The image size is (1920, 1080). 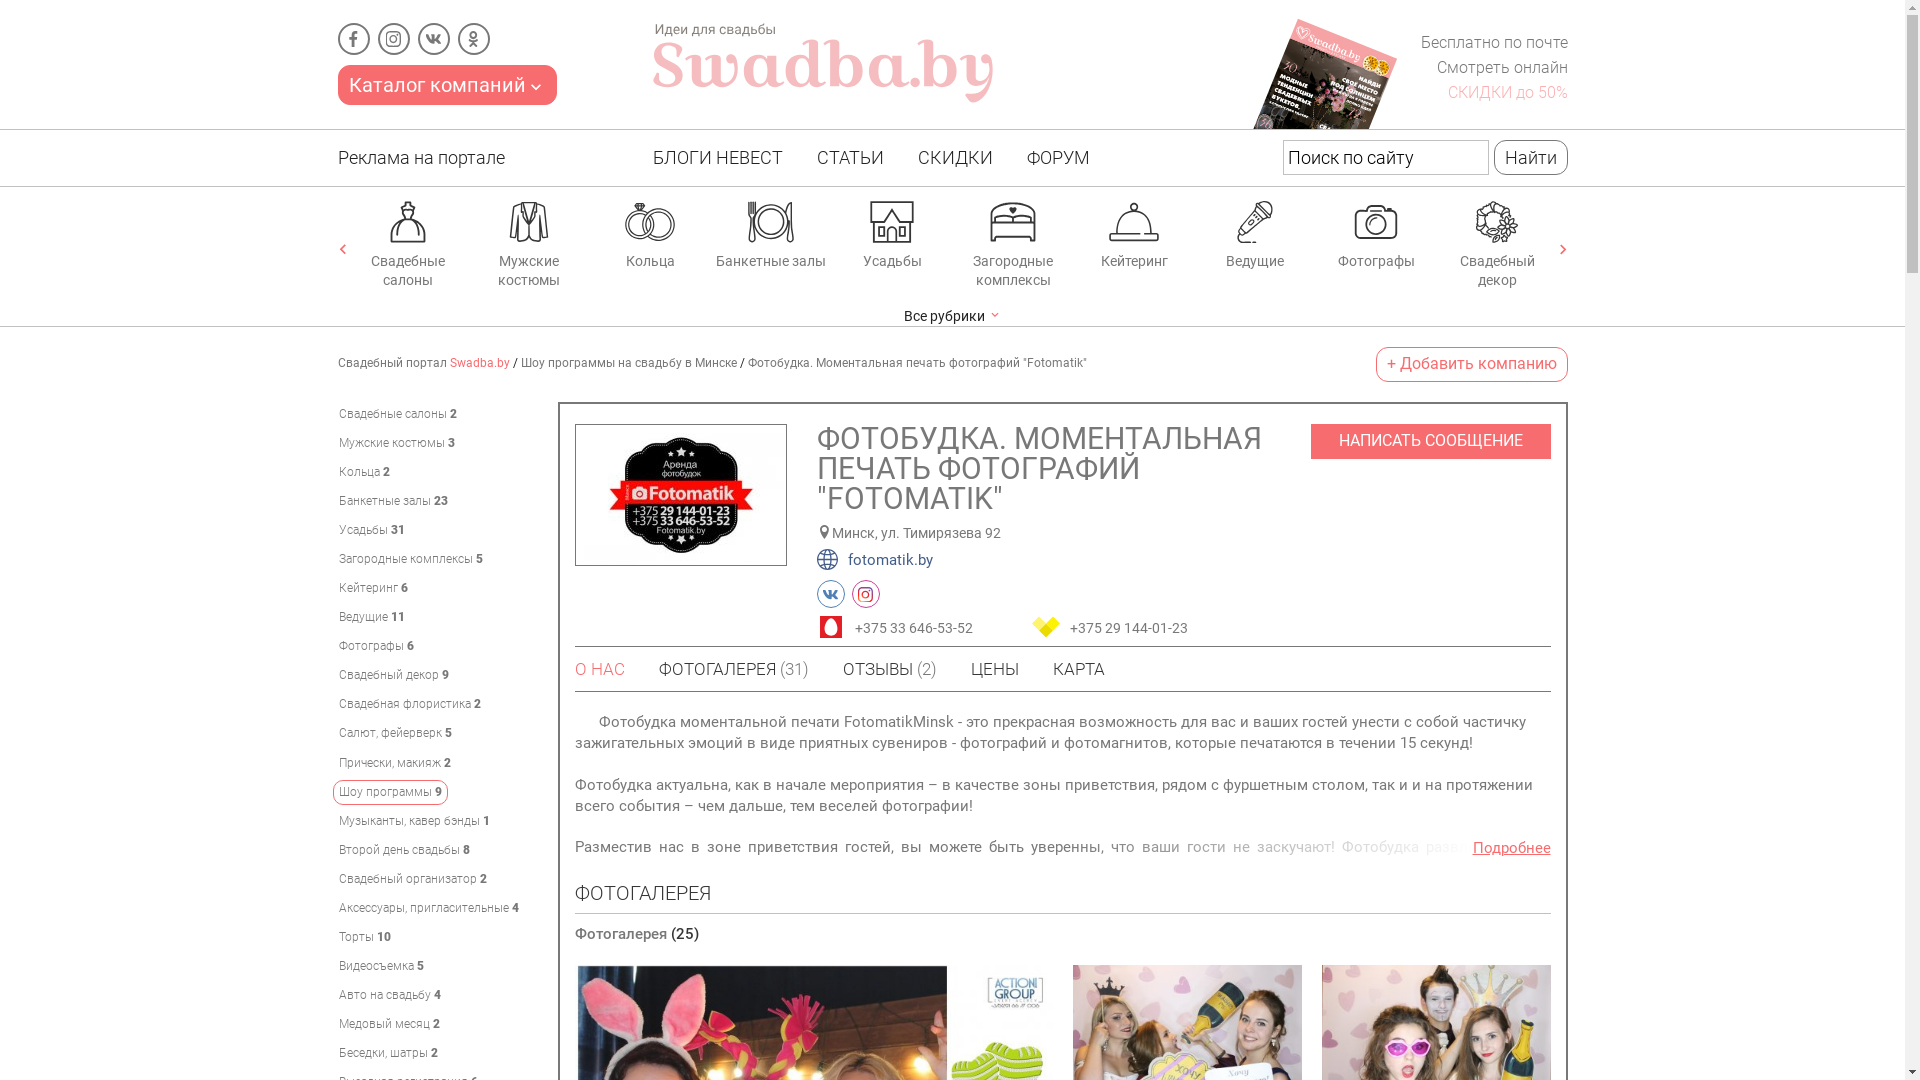 I want to click on 'fotomatik.by', so click(x=873, y=559).